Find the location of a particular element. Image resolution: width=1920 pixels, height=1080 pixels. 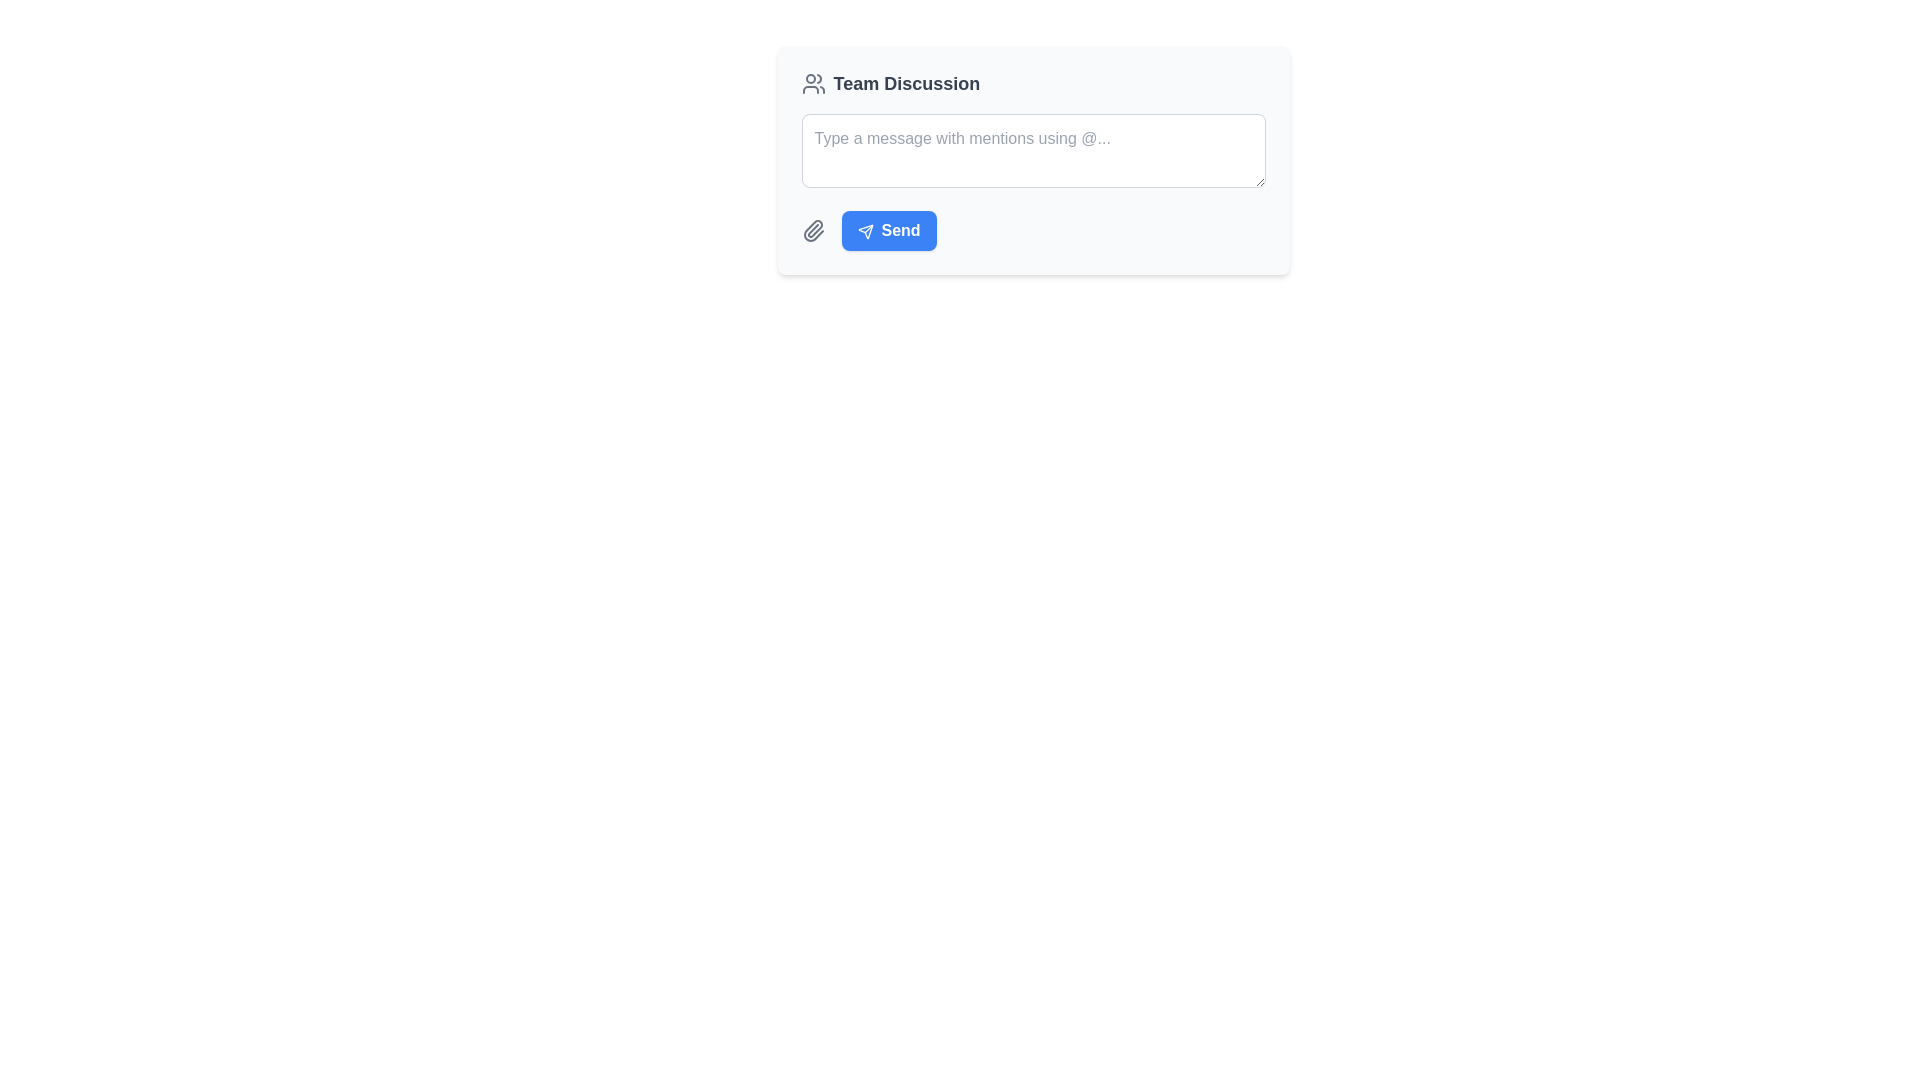

the send icon located at the bottom-right corner of the messaging section is located at coordinates (865, 230).